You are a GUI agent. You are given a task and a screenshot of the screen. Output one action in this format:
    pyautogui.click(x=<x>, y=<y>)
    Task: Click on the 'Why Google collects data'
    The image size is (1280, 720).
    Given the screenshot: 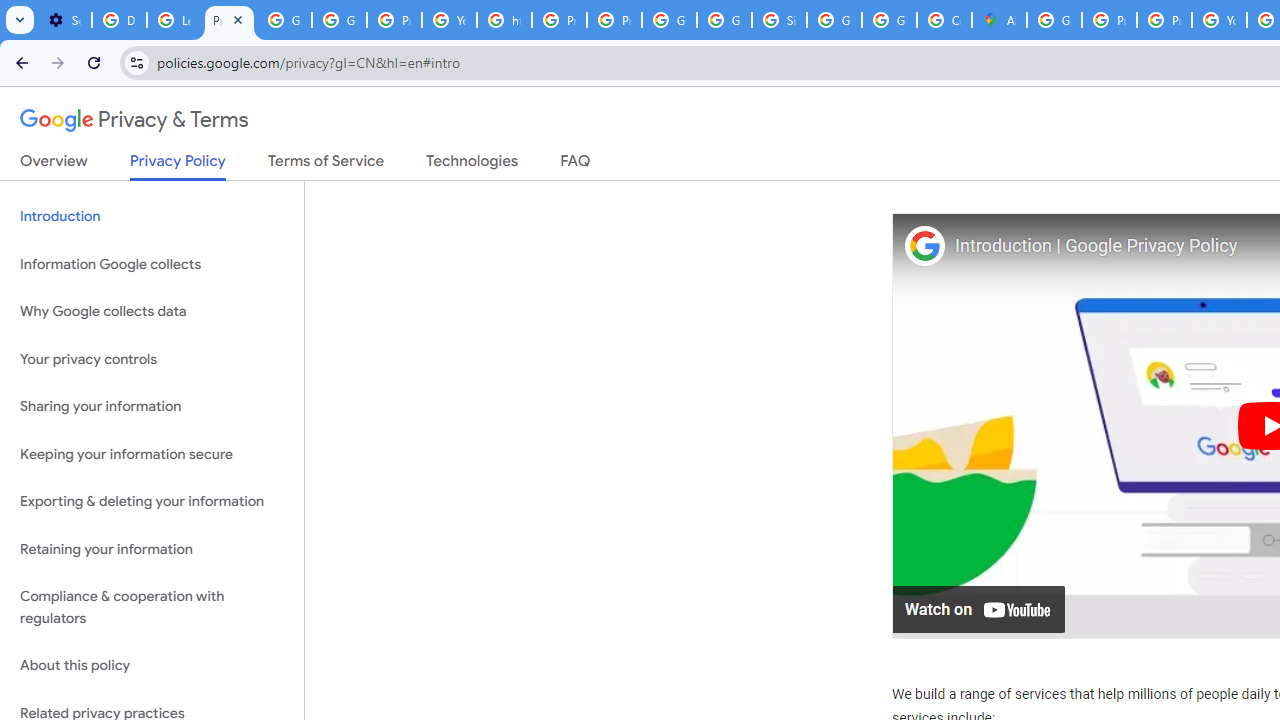 What is the action you would take?
    pyautogui.click(x=151, y=312)
    